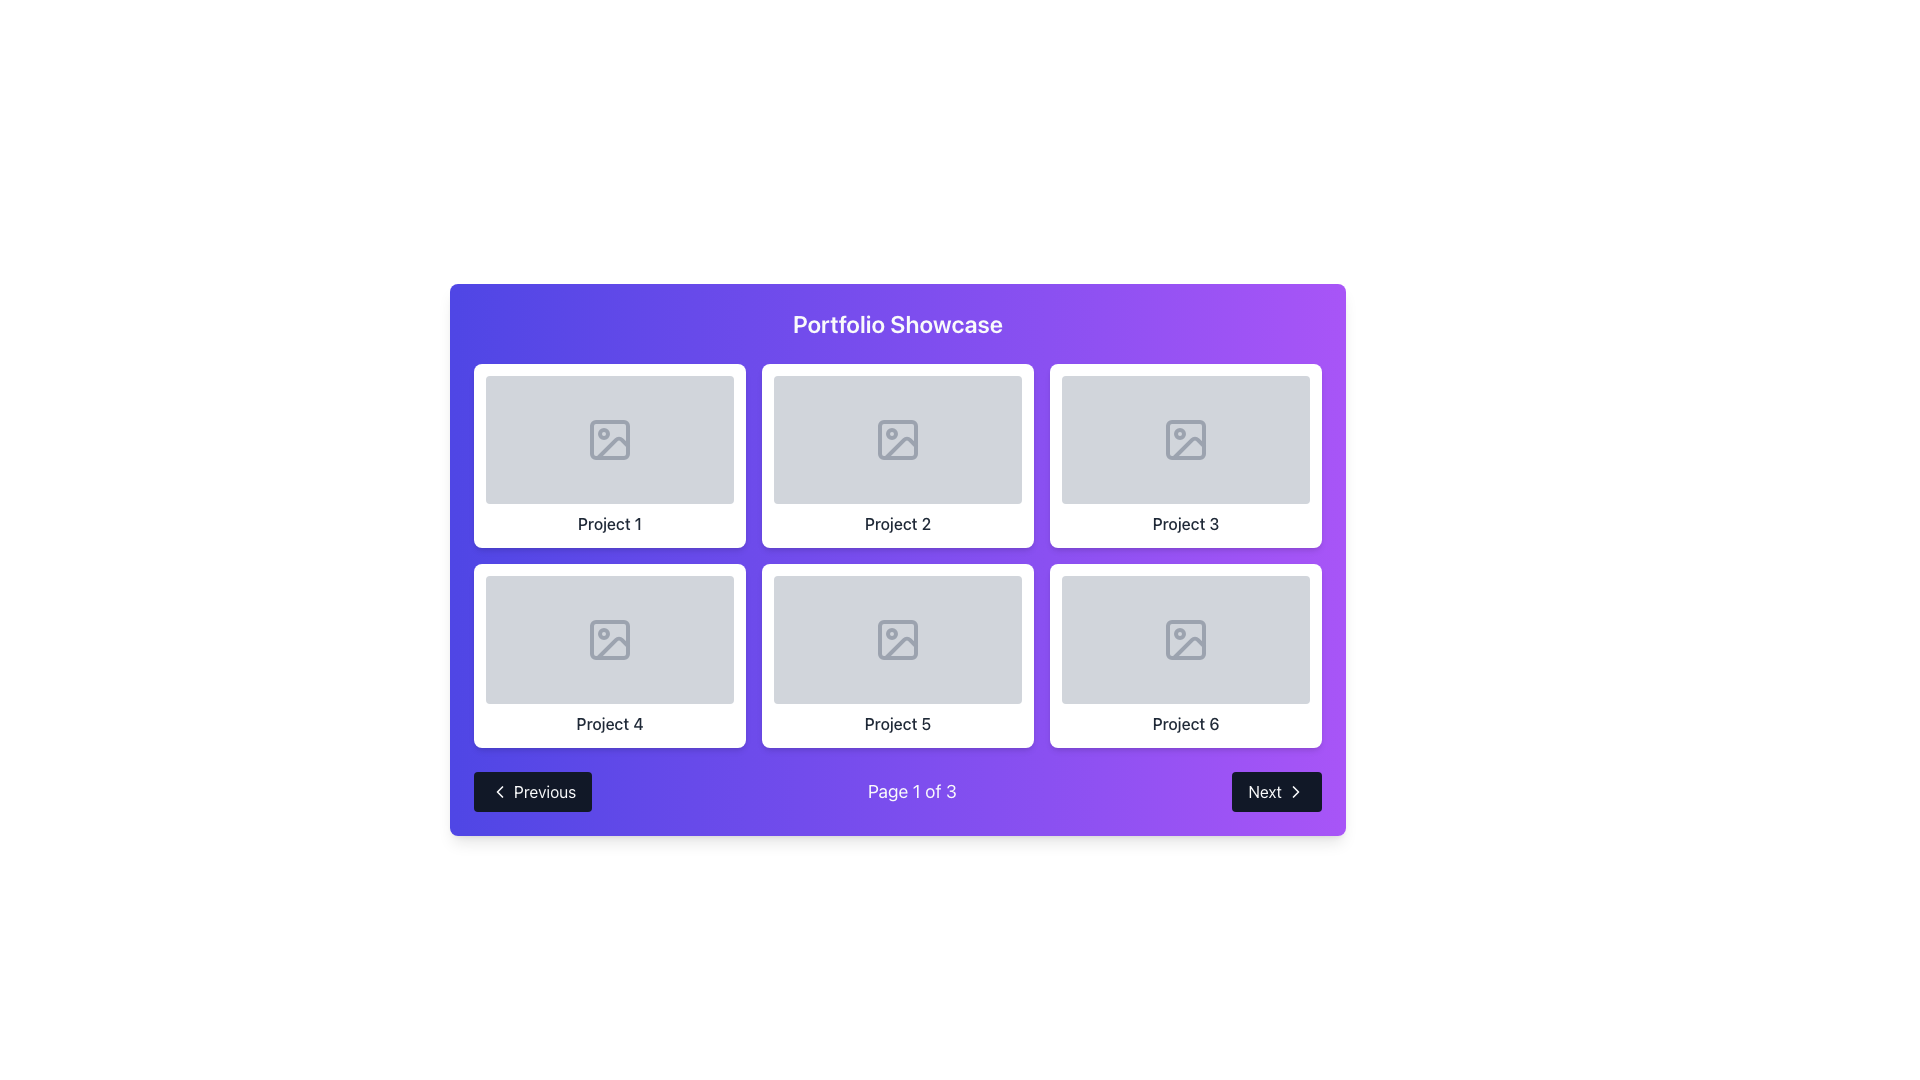 This screenshot has height=1080, width=1920. Describe the element at coordinates (608, 724) in the screenshot. I see `the 'Project 4' text label, which serves as the title for the fourth project card located in the second row, first column of the grid layout` at that location.